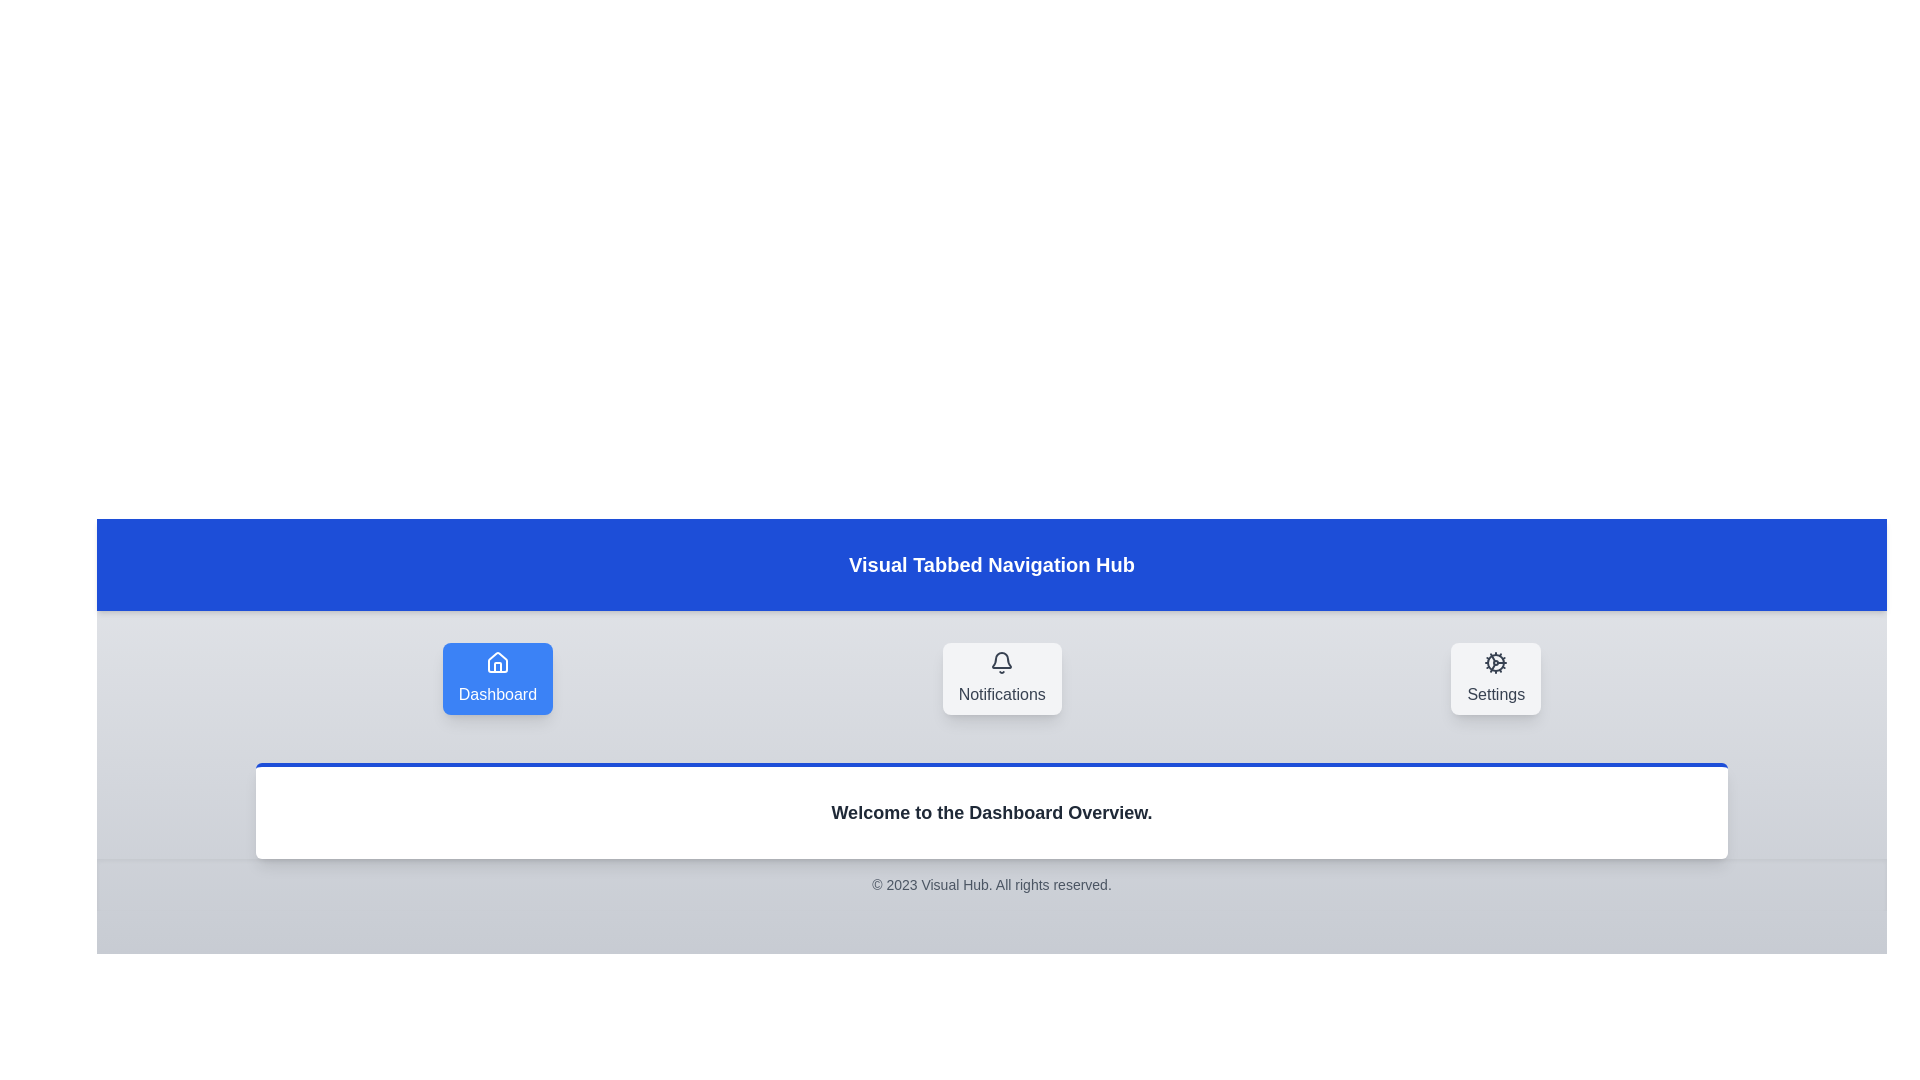 The image size is (1920, 1080). I want to click on the blue 'Dashboard' button with a house icon, so click(497, 677).